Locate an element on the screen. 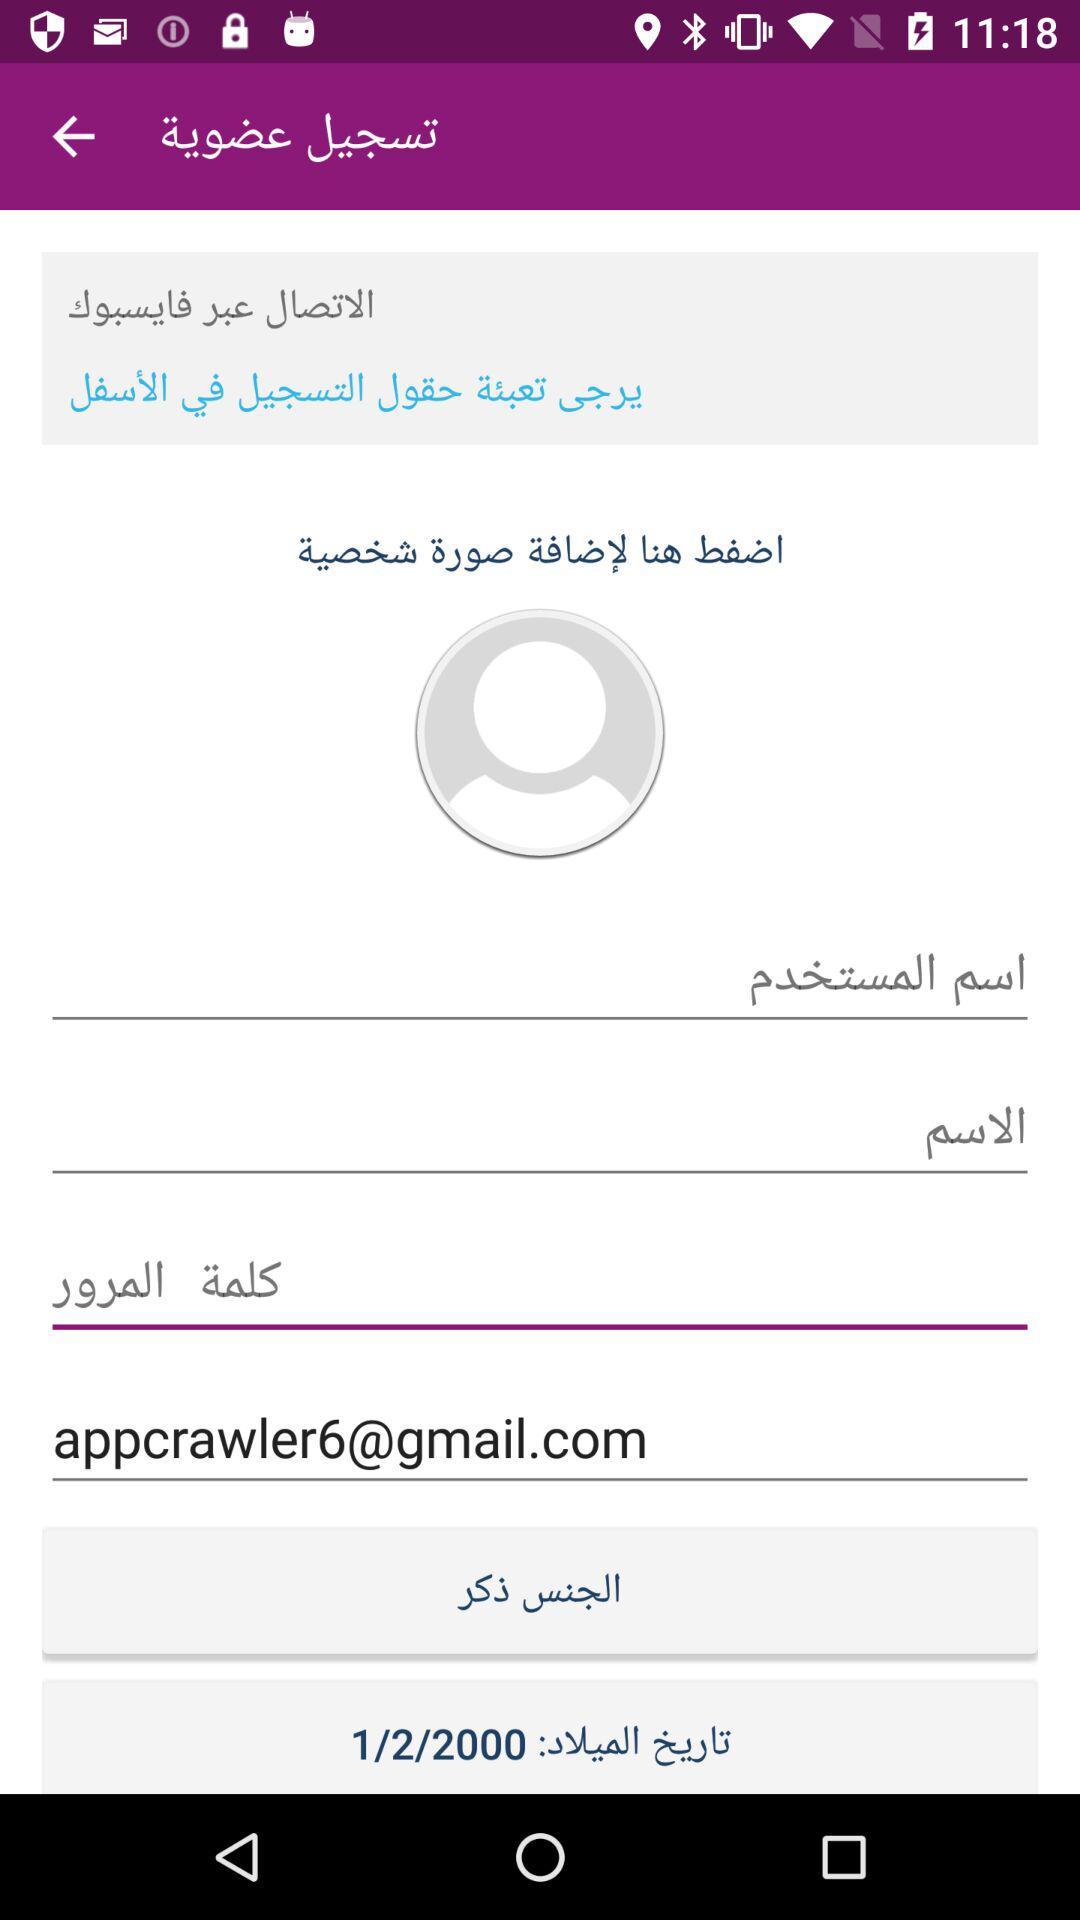 Image resolution: width=1080 pixels, height=1920 pixels. the grace is located at coordinates (540, 1283).